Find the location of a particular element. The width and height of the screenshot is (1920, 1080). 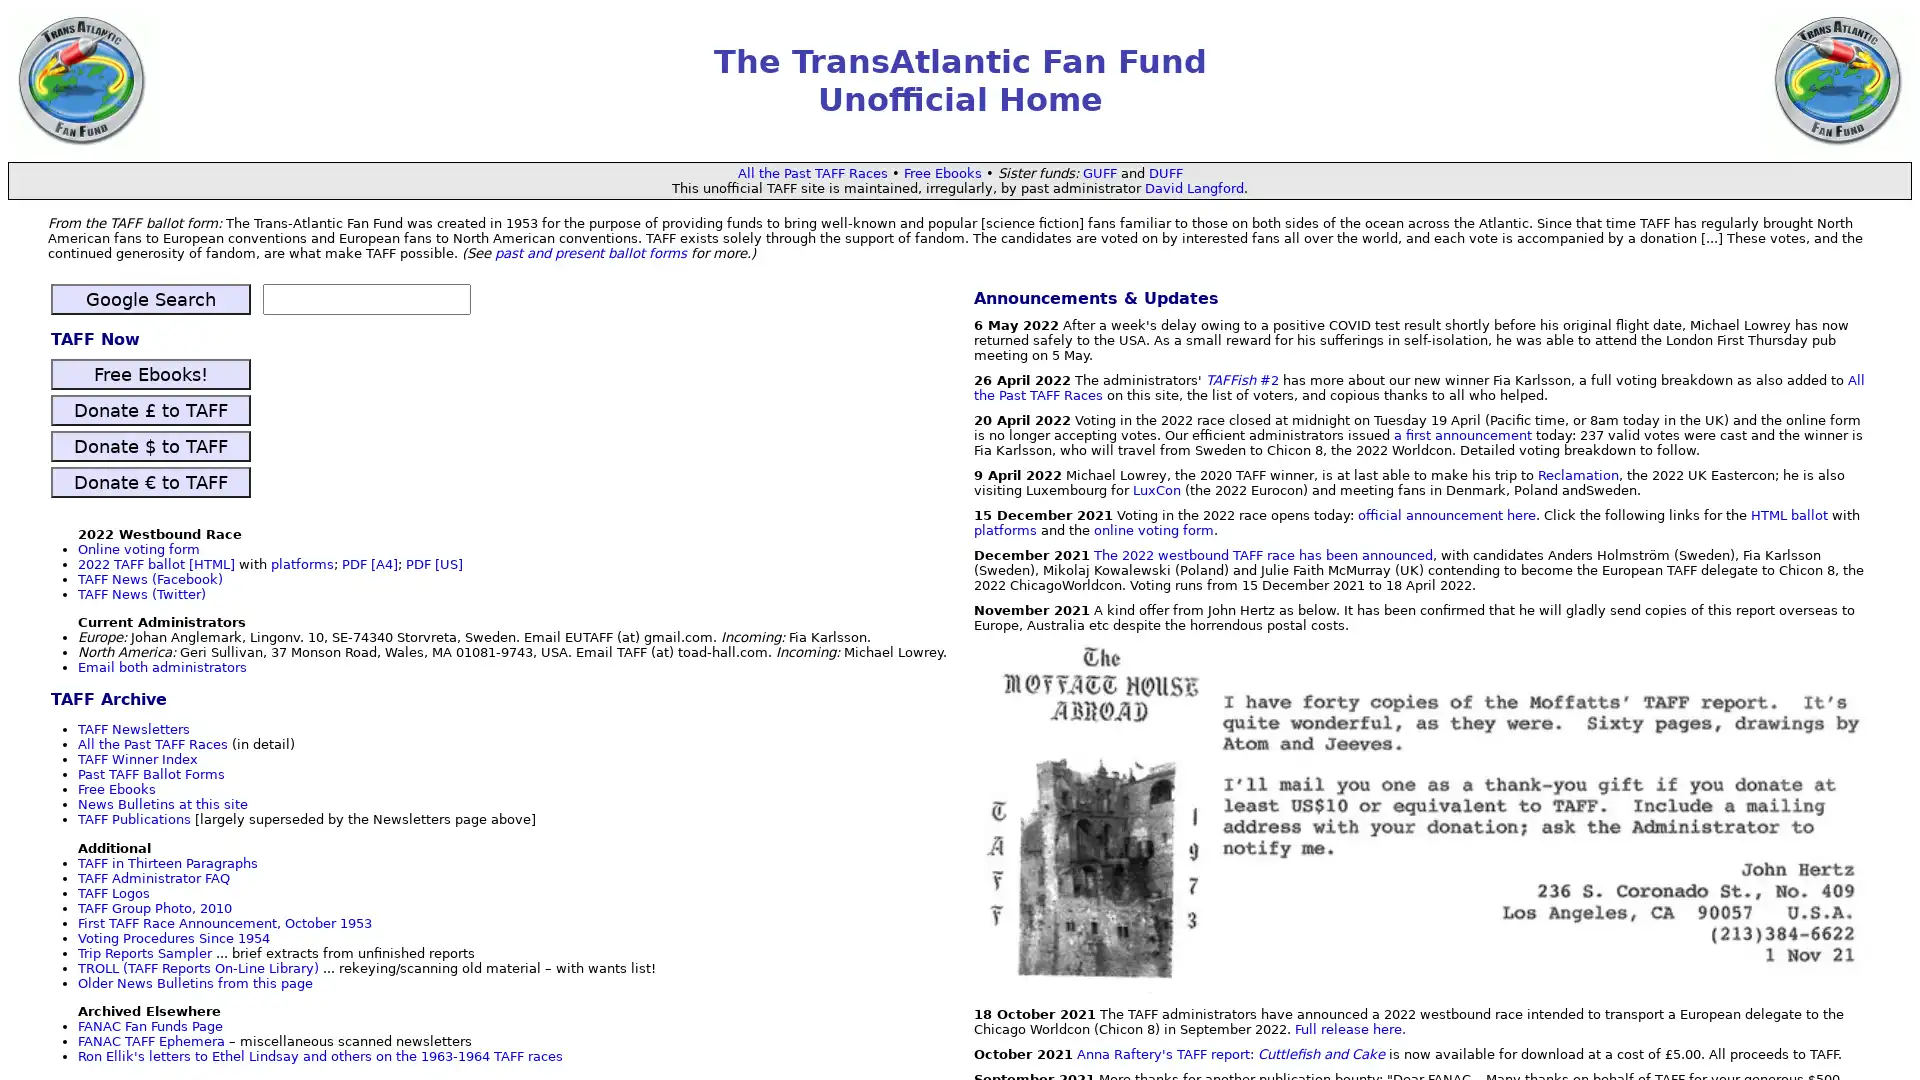

Google Search is located at coordinates (149, 299).